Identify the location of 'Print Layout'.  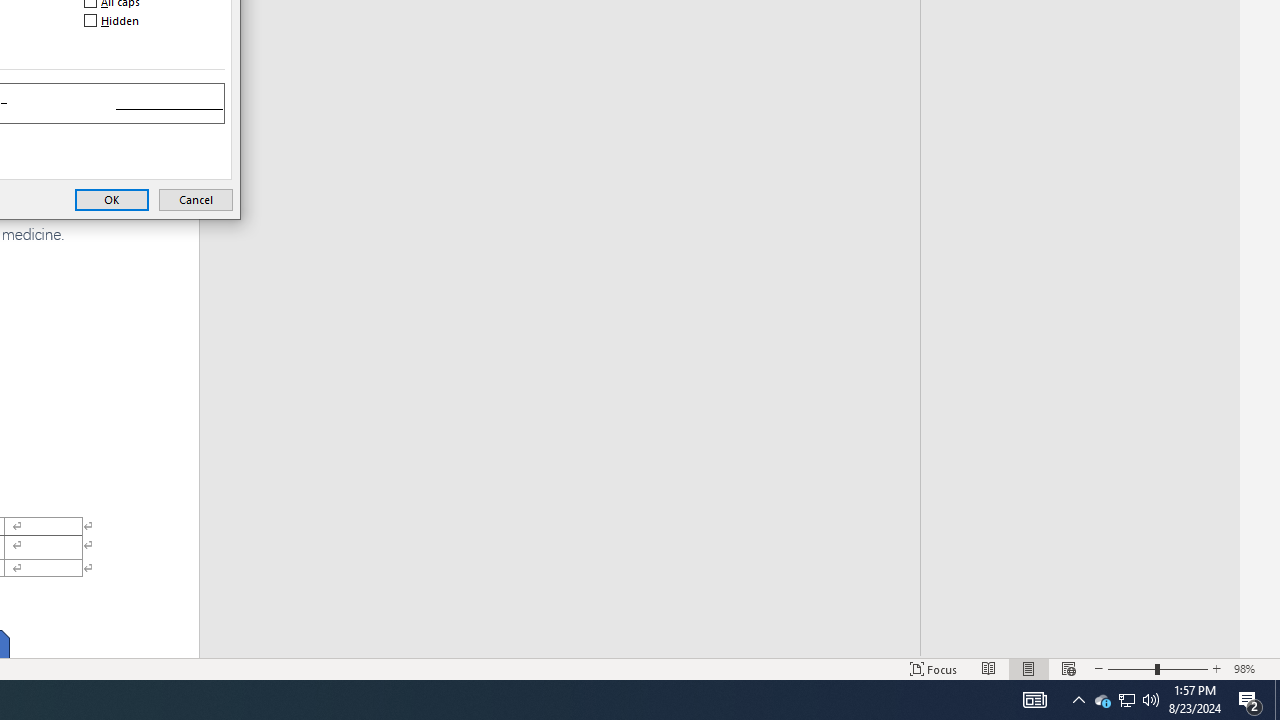
(1029, 669).